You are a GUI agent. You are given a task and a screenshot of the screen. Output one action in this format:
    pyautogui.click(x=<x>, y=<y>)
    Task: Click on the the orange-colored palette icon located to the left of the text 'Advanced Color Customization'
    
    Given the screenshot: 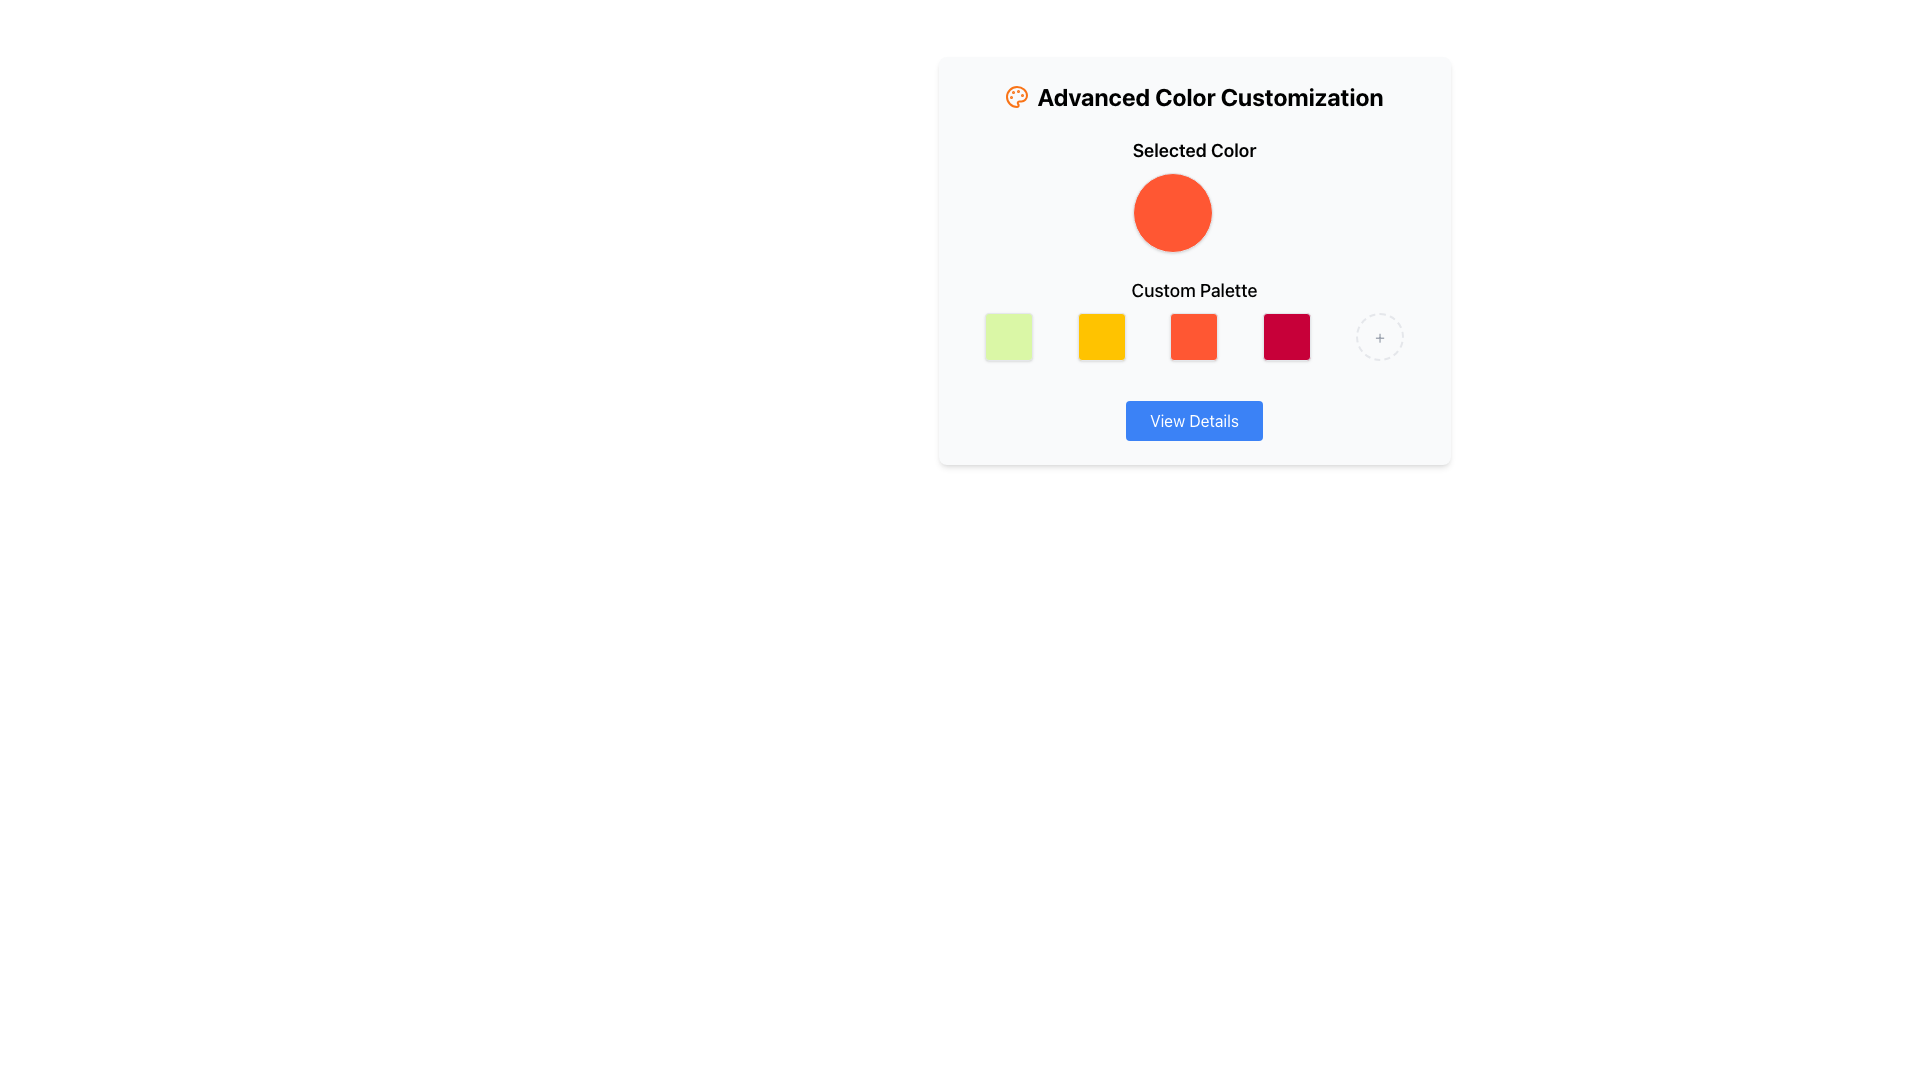 What is the action you would take?
    pyautogui.click(x=1017, y=96)
    